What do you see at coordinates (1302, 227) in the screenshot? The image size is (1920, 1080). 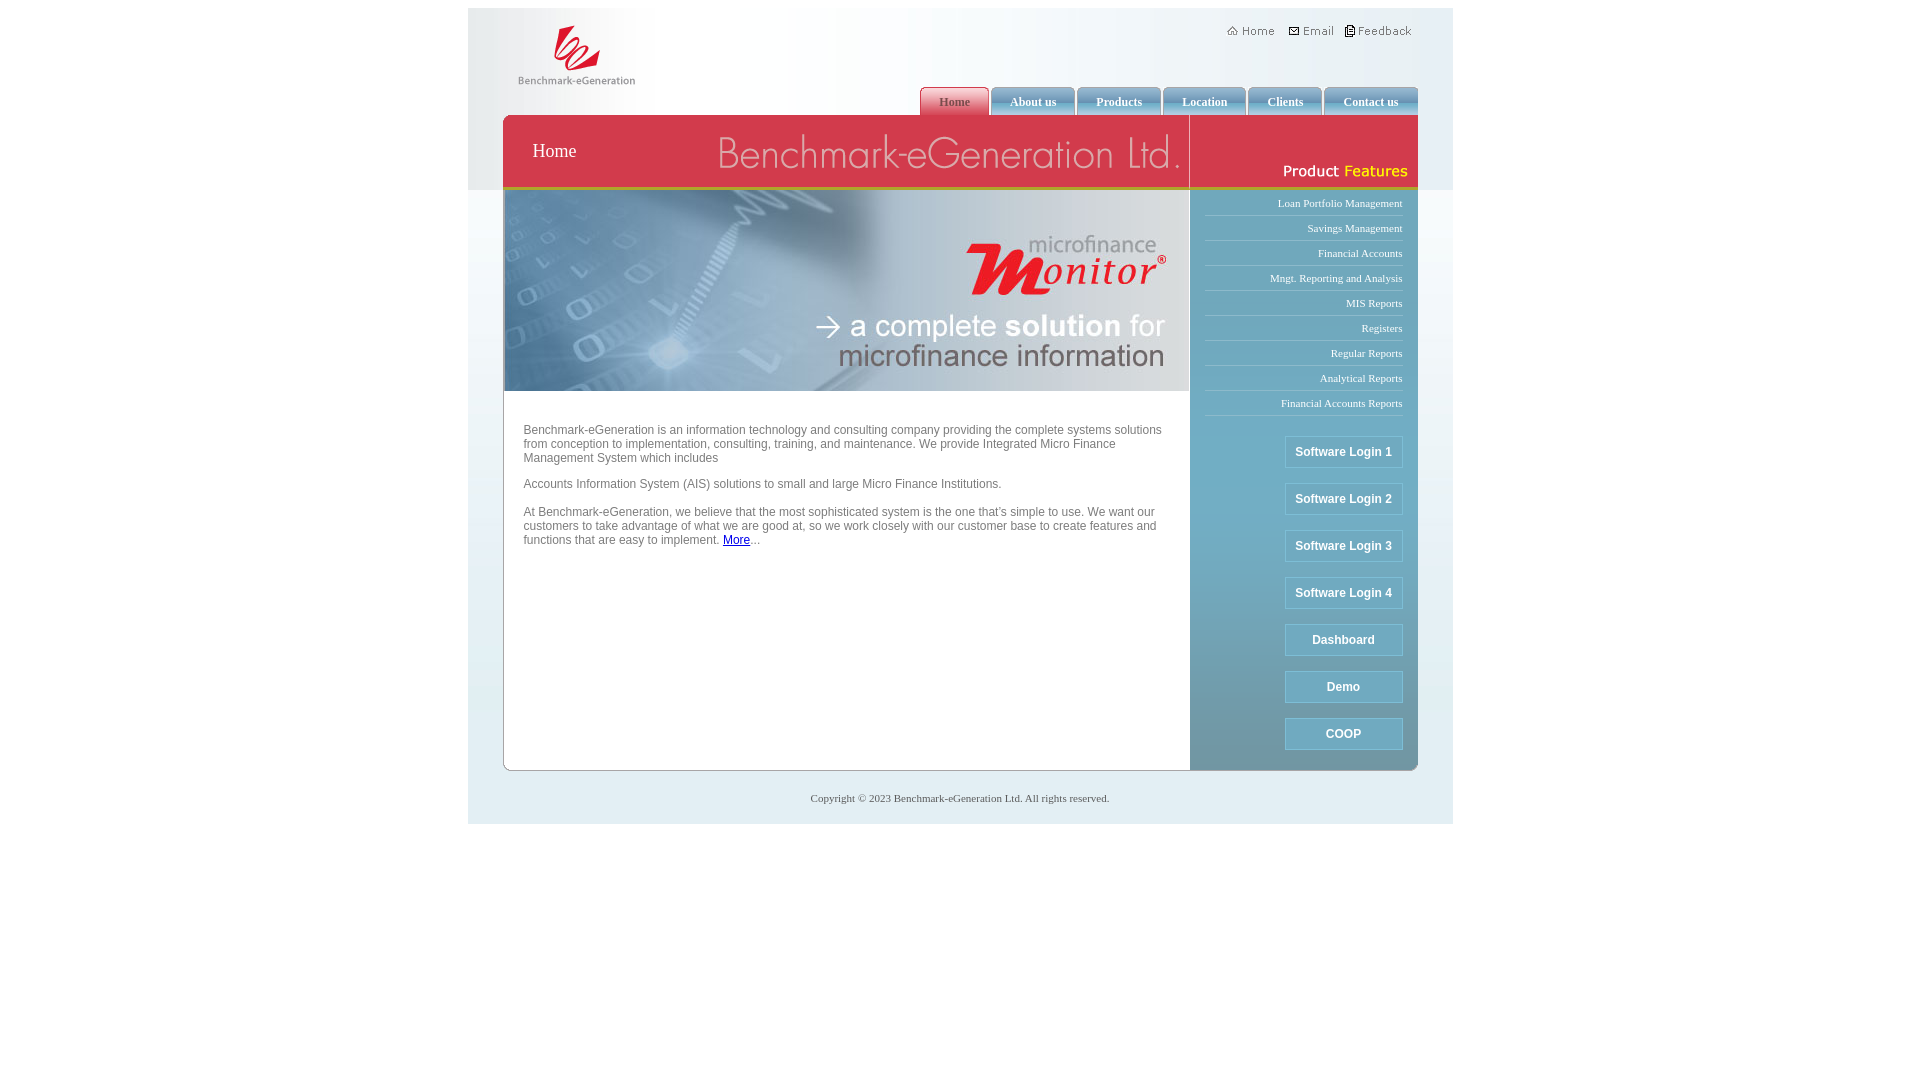 I see `'Savings Management'` at bounding box center [1302, 227].